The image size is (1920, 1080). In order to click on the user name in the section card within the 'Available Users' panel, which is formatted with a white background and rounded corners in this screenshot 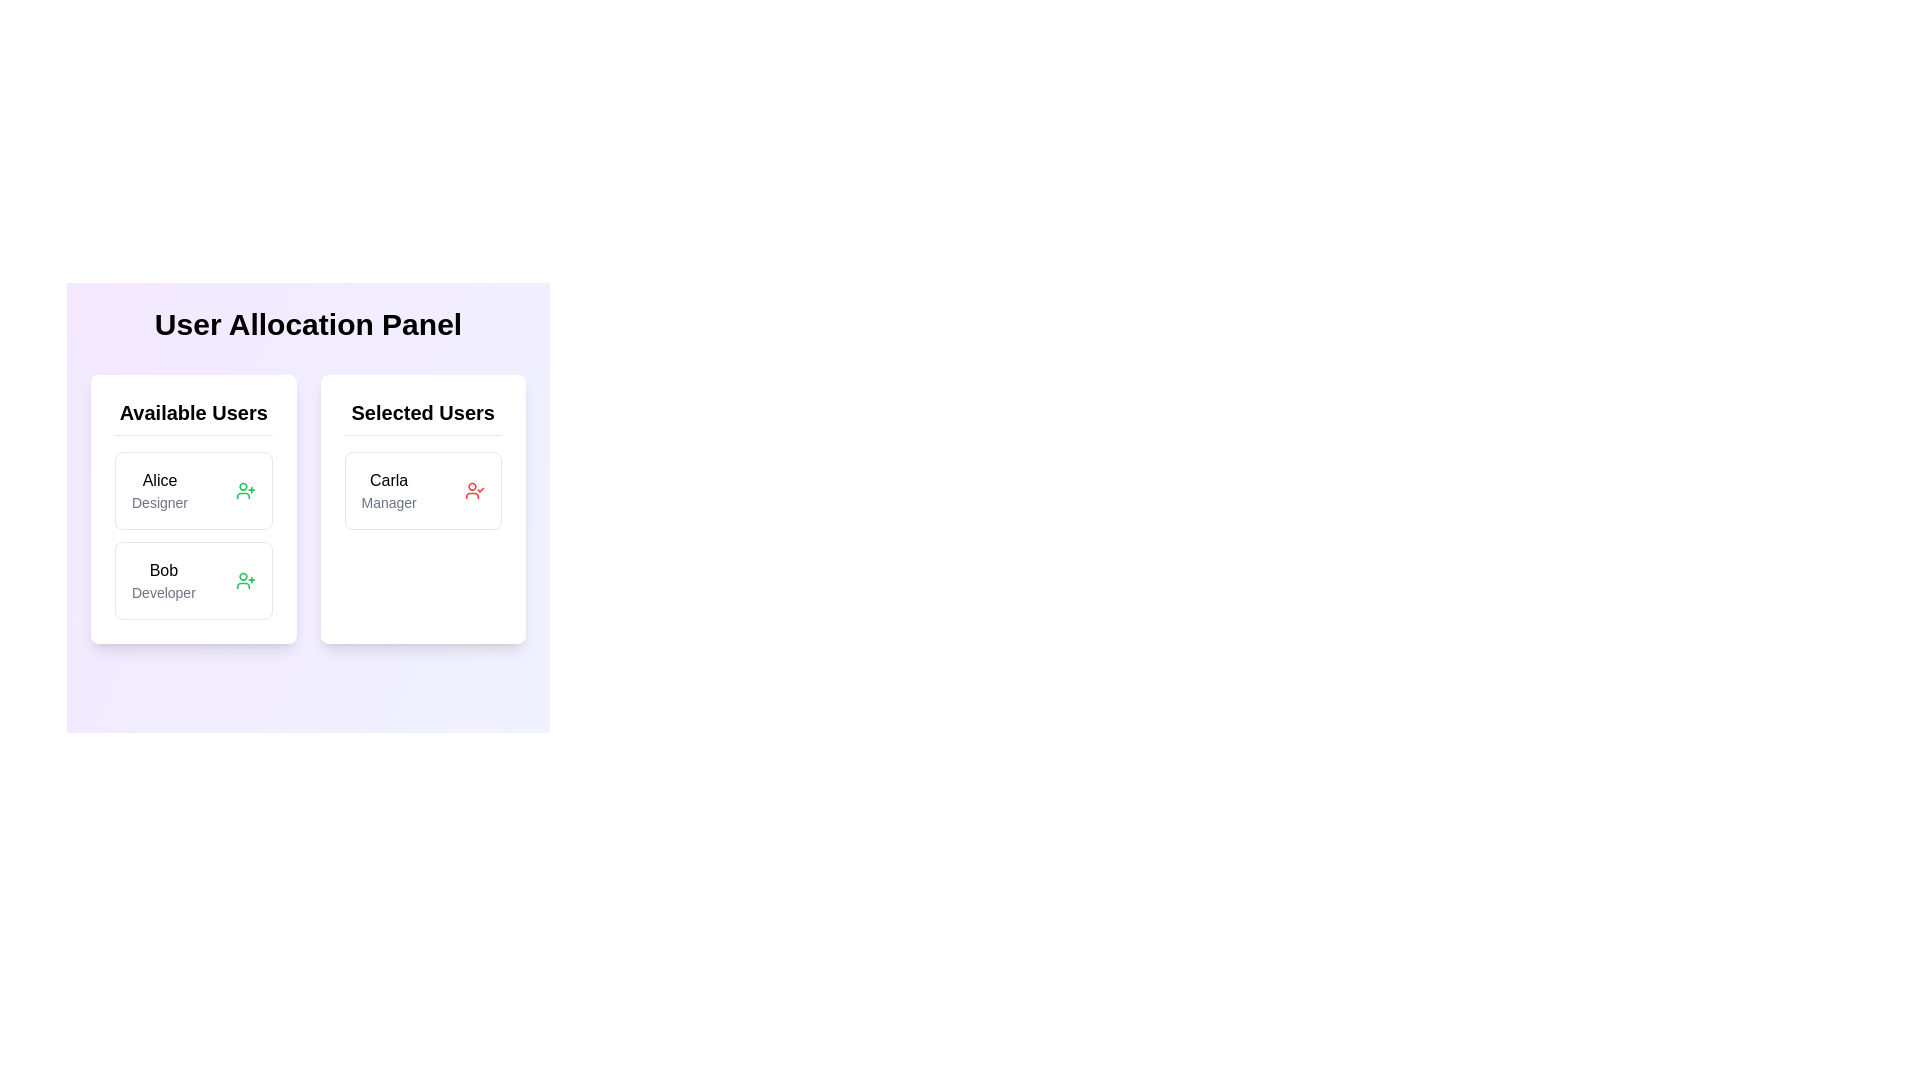, I will do `click(193, 508)`.